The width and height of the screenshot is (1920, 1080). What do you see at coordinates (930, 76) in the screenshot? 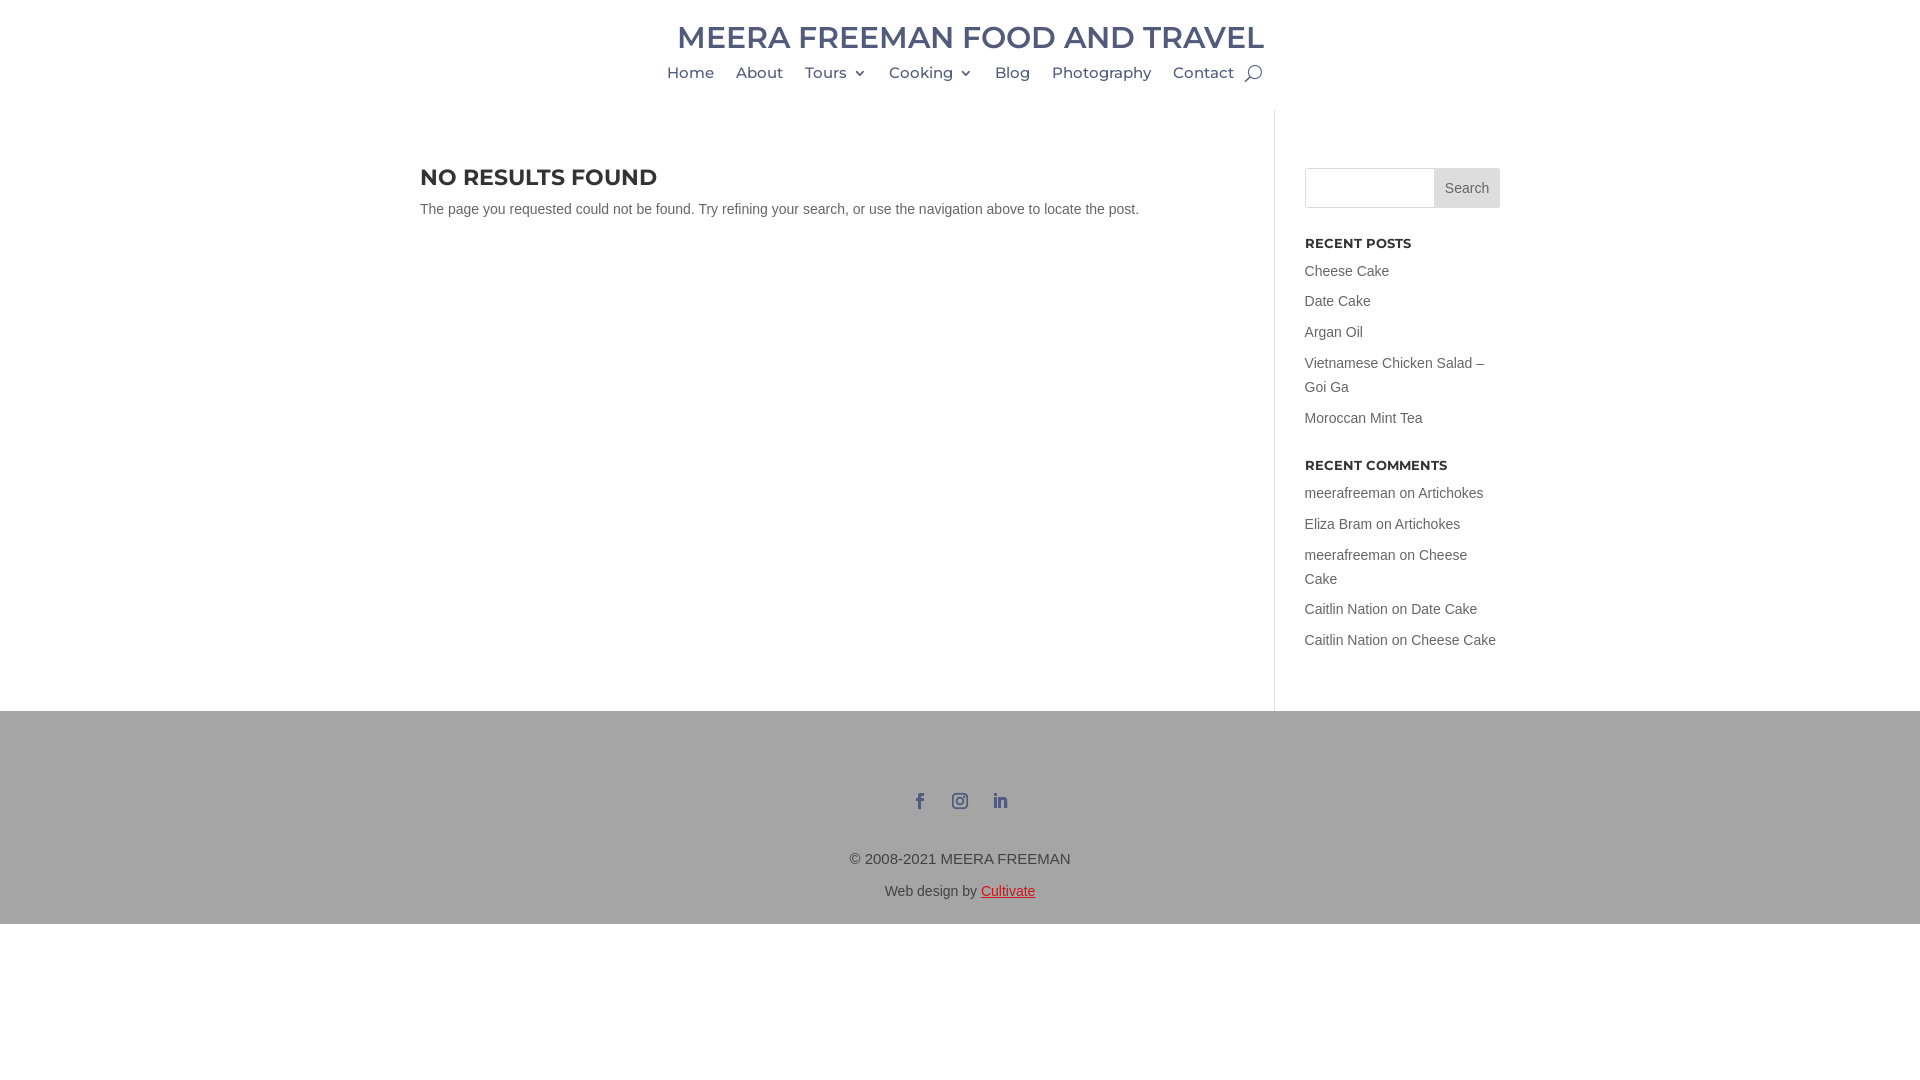
I see `'Cooking'` at bounding box center [930, 76].